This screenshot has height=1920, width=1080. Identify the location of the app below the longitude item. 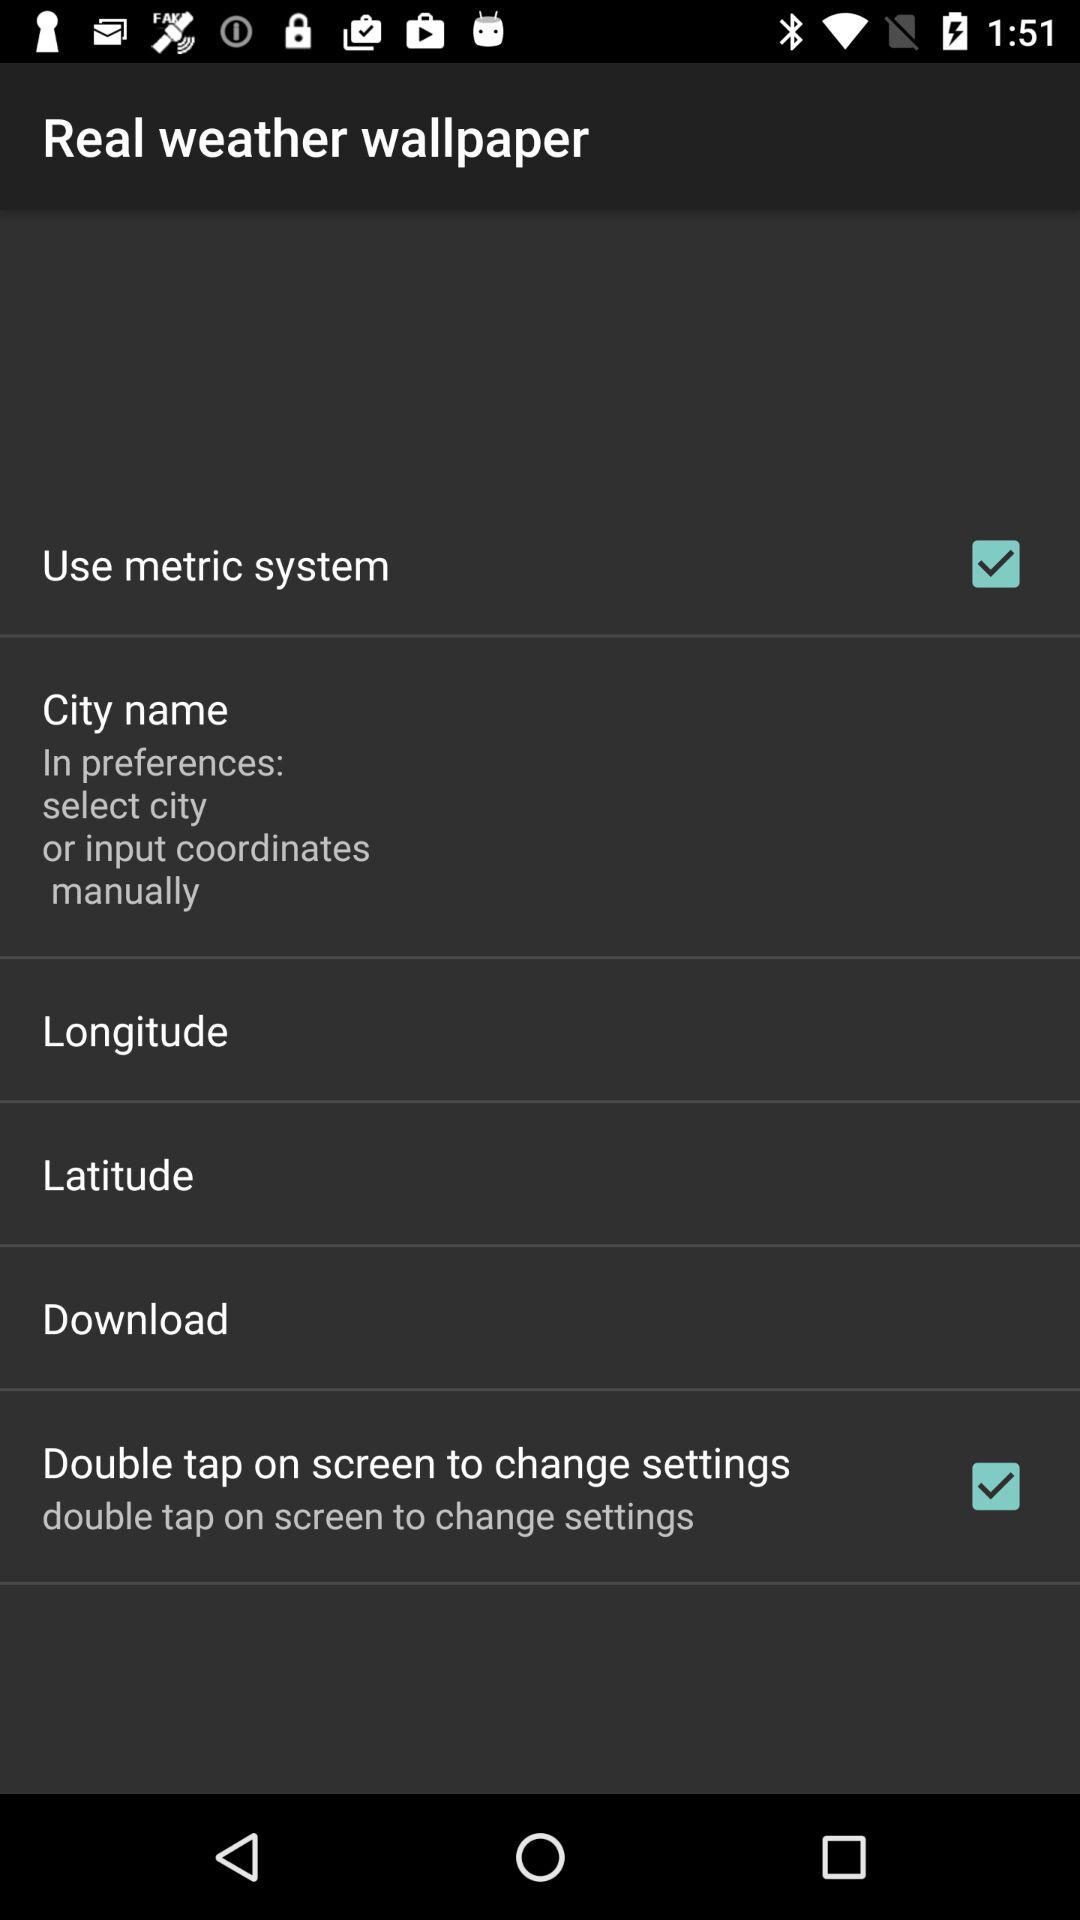
(118, 1173).